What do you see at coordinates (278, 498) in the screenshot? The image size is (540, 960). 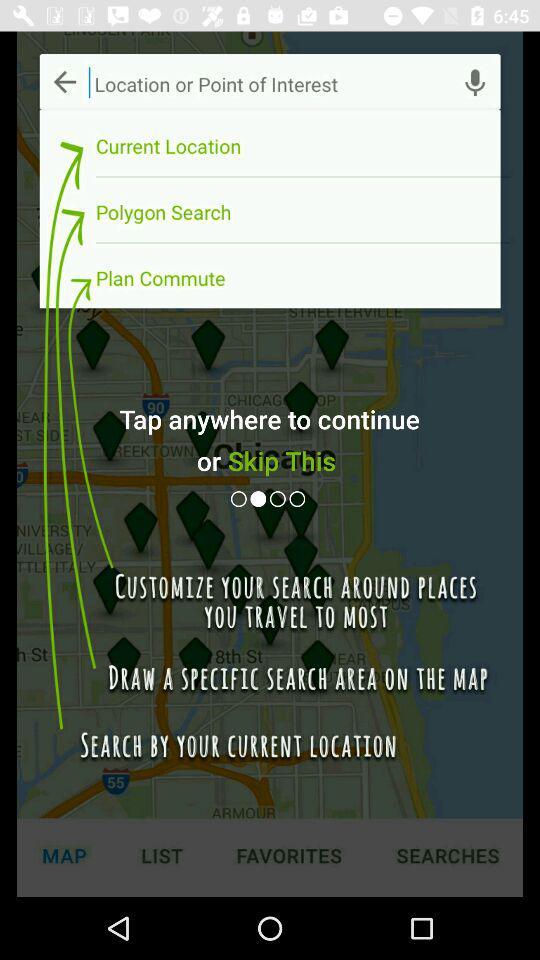 I see `next button` at bounding box center [278, 498].